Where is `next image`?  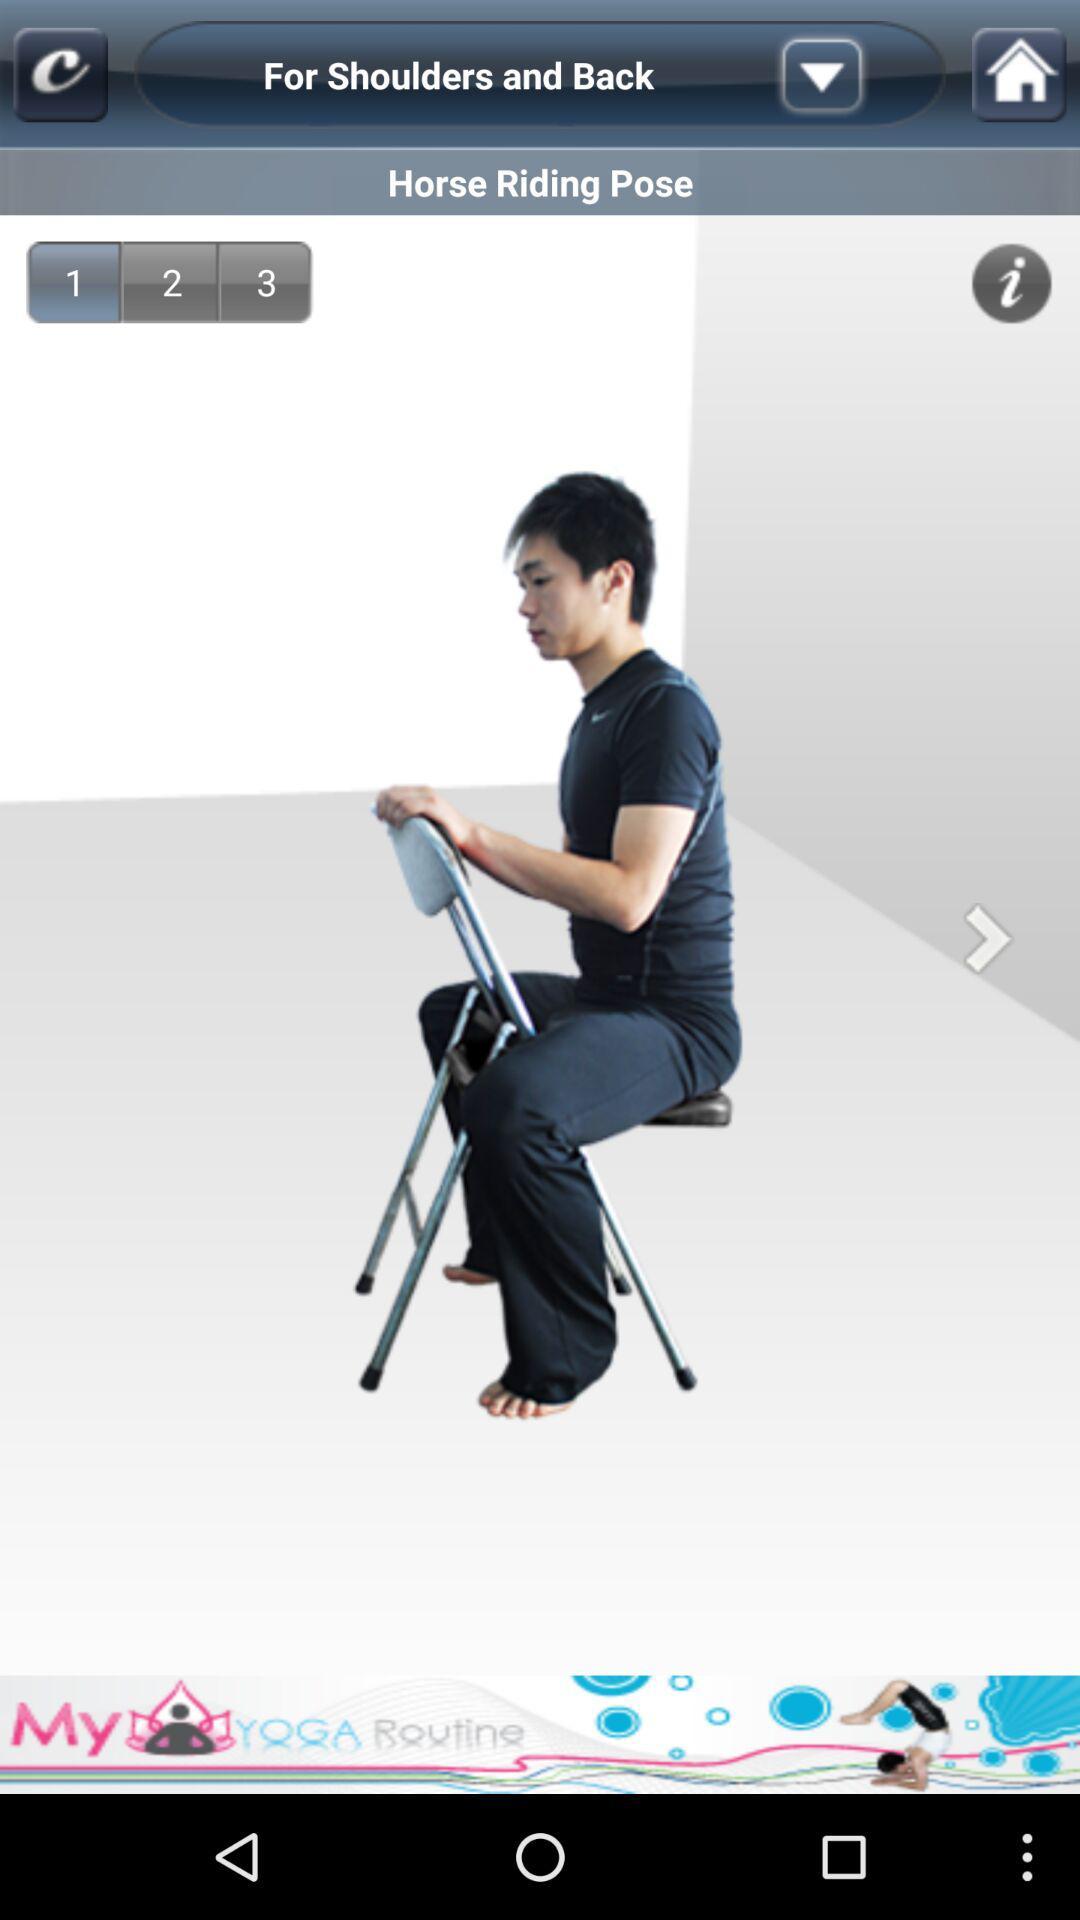 next image is located at coordinates (987, 937).